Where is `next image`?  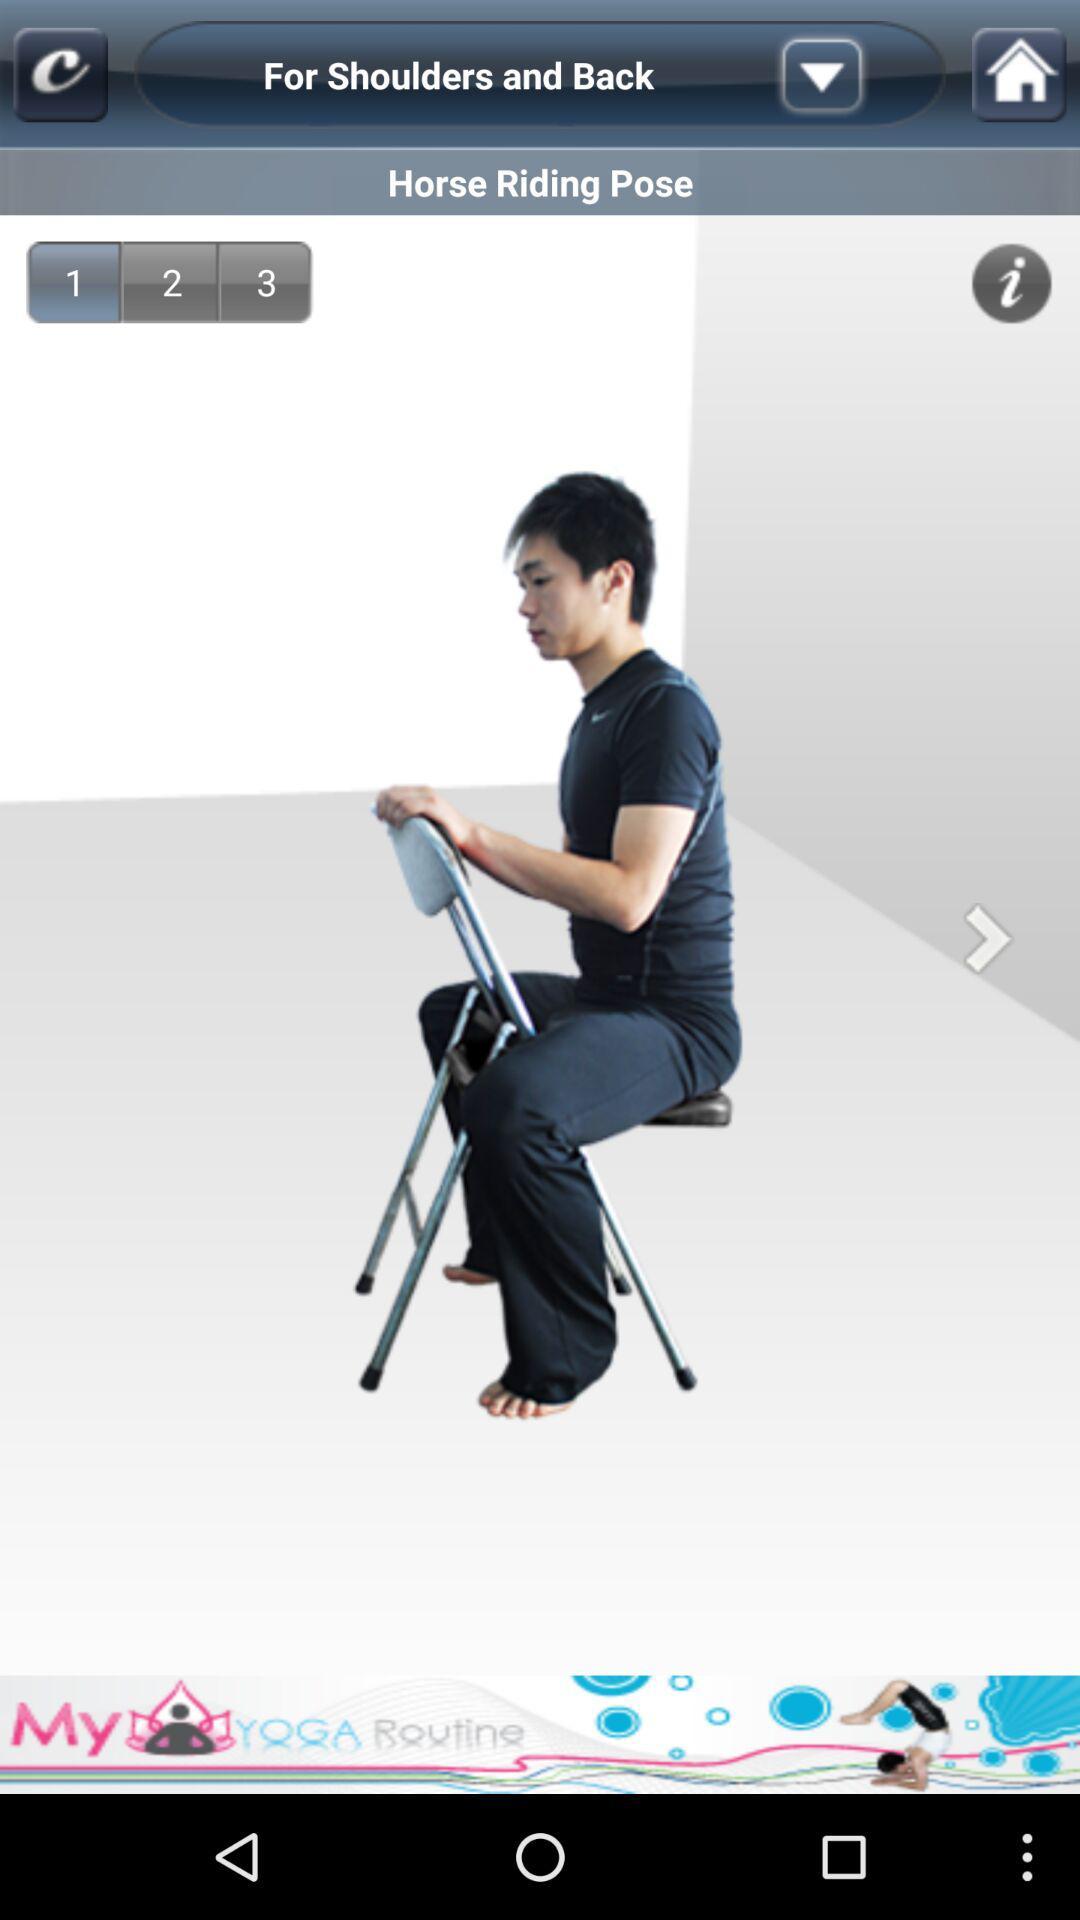 next image is located at coordinates (987, 937).